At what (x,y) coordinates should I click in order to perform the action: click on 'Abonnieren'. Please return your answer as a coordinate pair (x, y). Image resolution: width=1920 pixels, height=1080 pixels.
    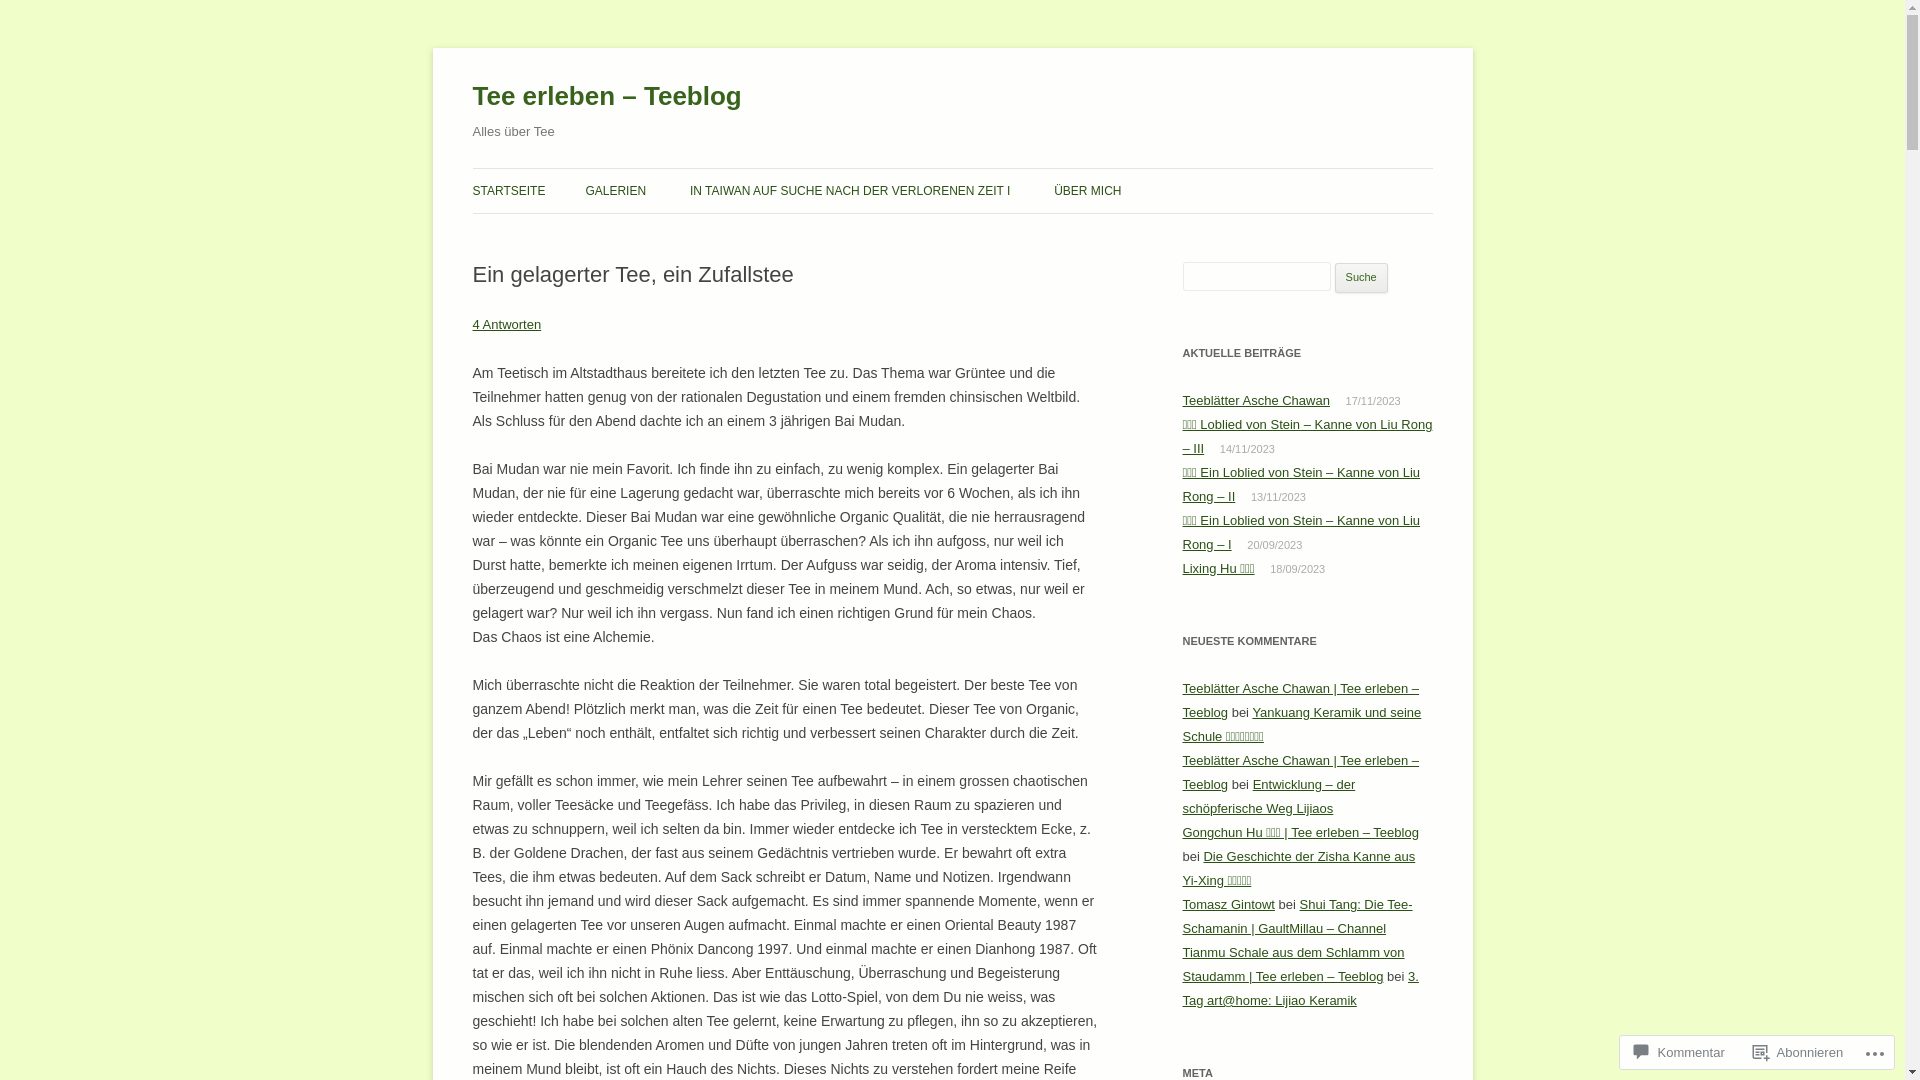
    Looking at the image, I should click on (1798, 1051).